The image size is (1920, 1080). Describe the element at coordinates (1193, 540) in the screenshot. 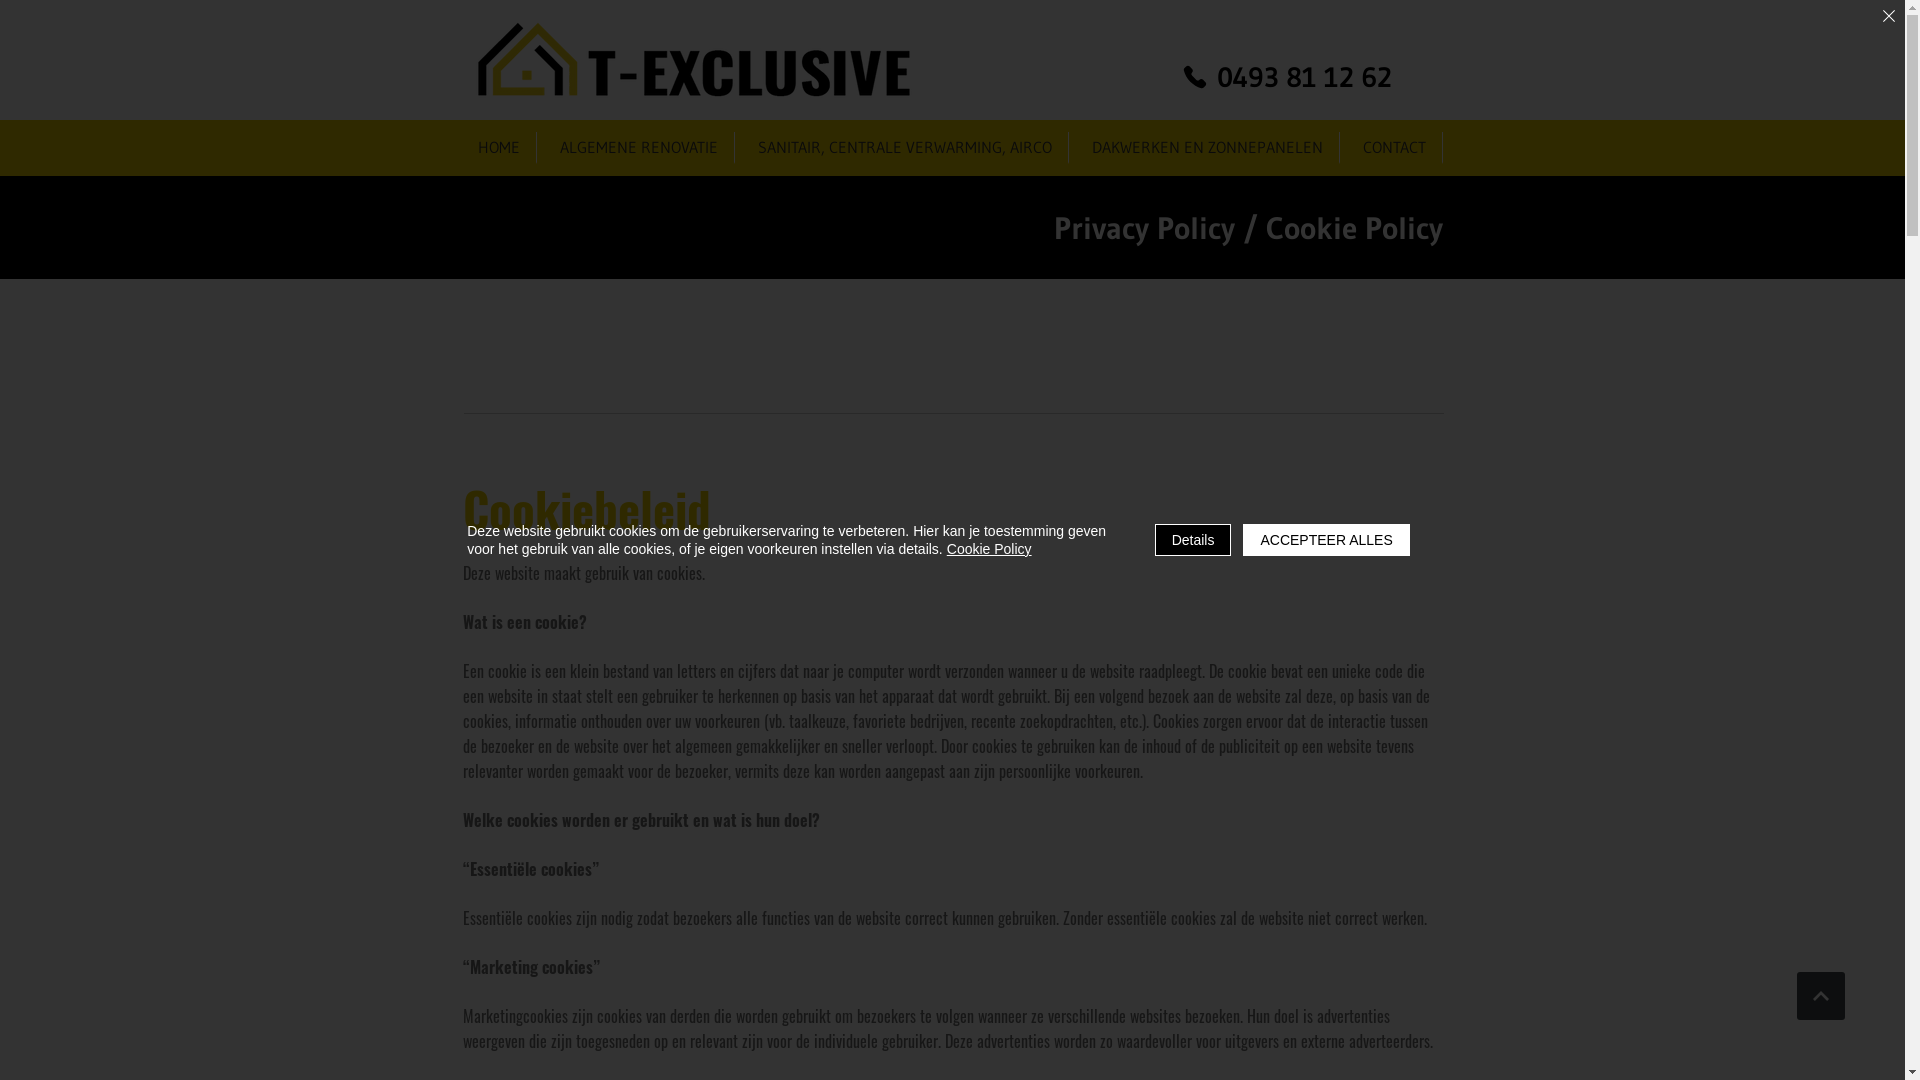

I see `'Details'` at that location.